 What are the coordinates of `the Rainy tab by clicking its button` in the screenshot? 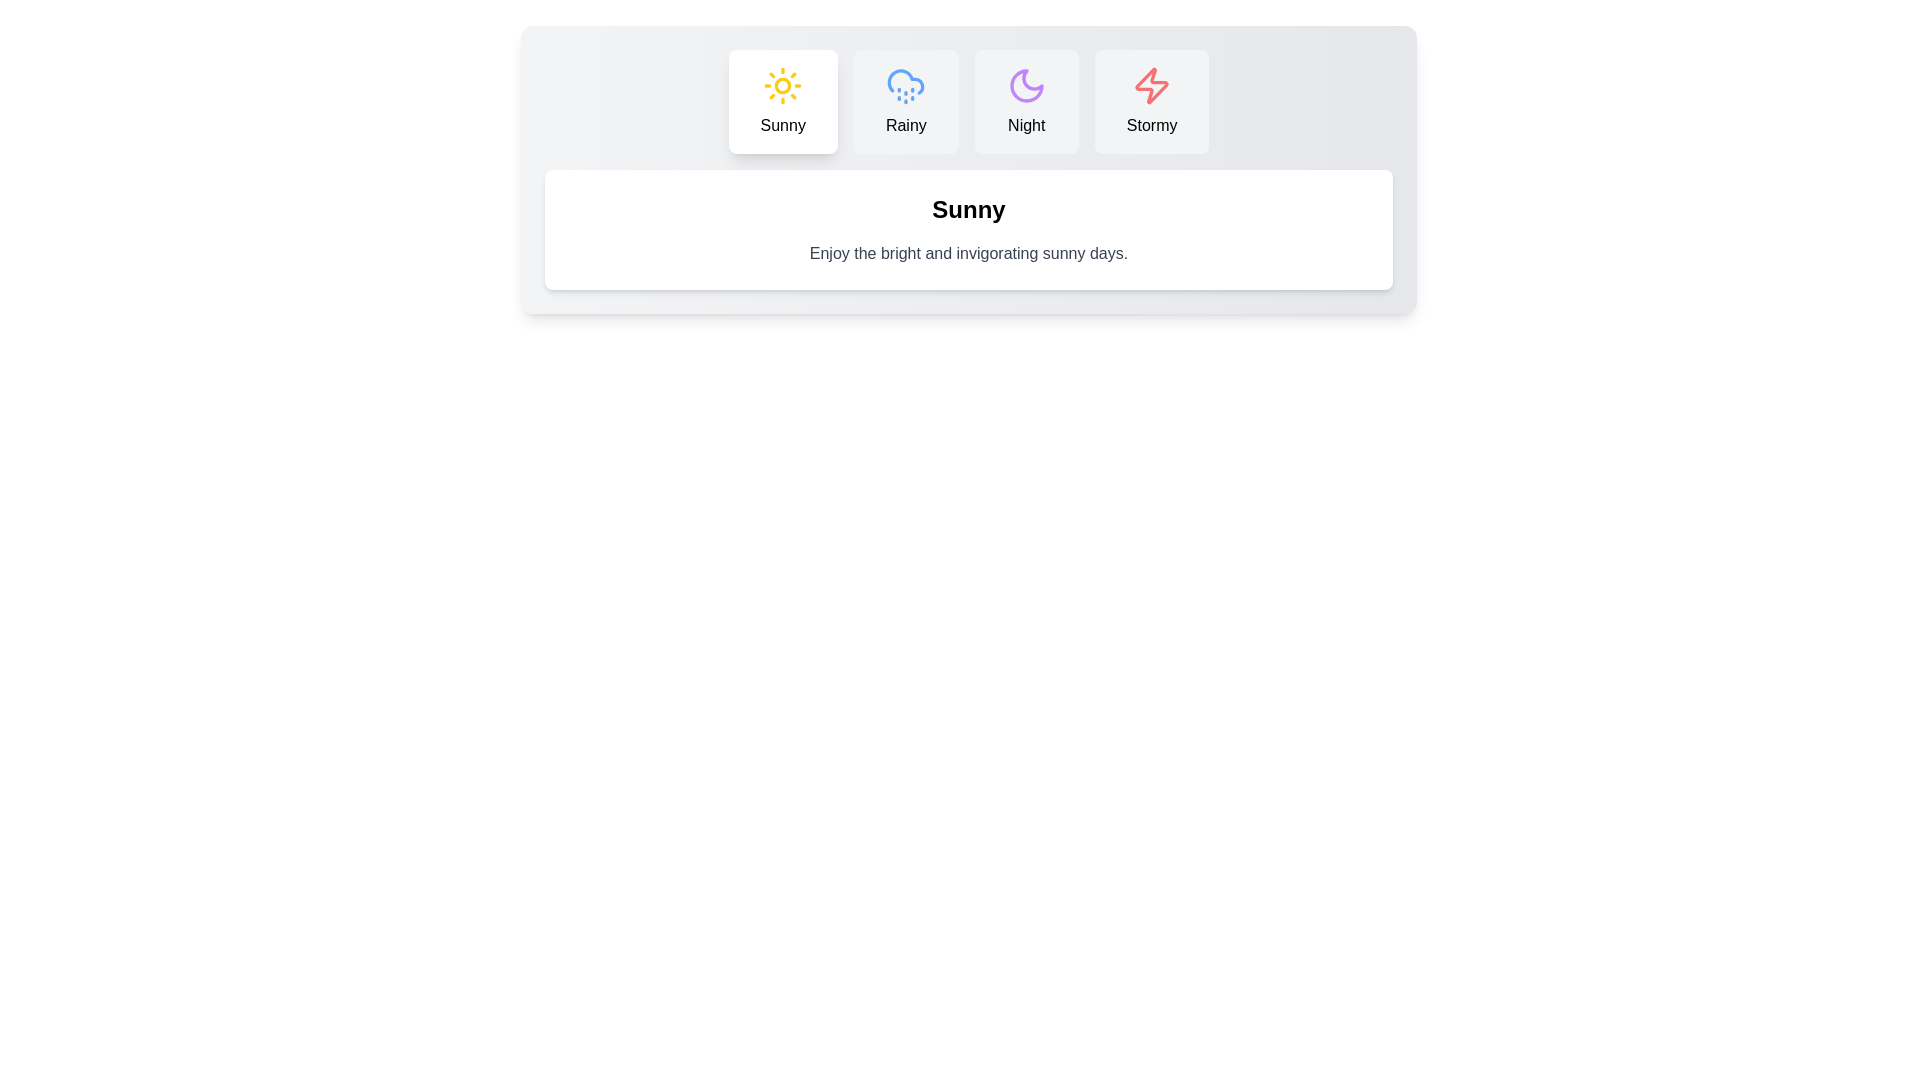 It's located at (905, 101).